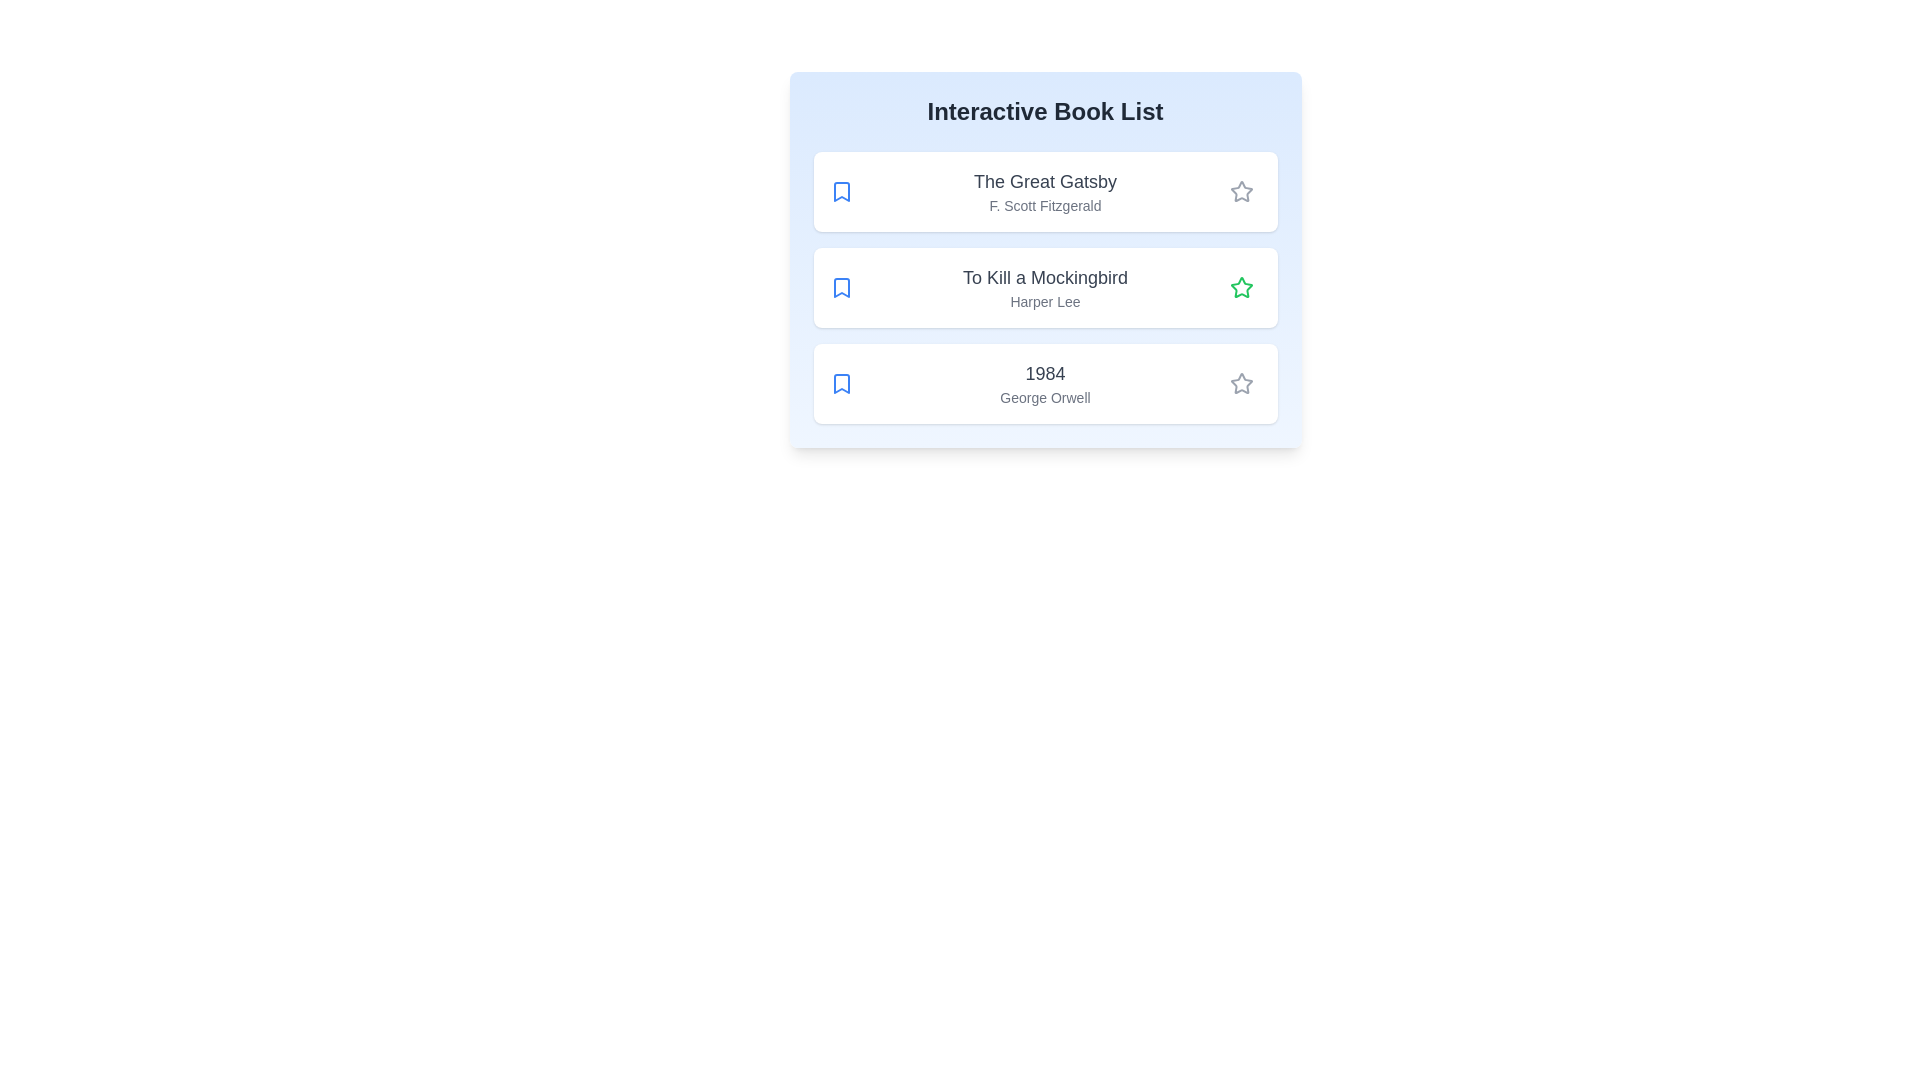 The image size is (1920, 1080). What do you see at coordinates (1240, 192) in the screenshot?
I see `the star icon next to the book titled 'The Great Gatsby' to toggle its read status` at bounding box center [1240, 192].